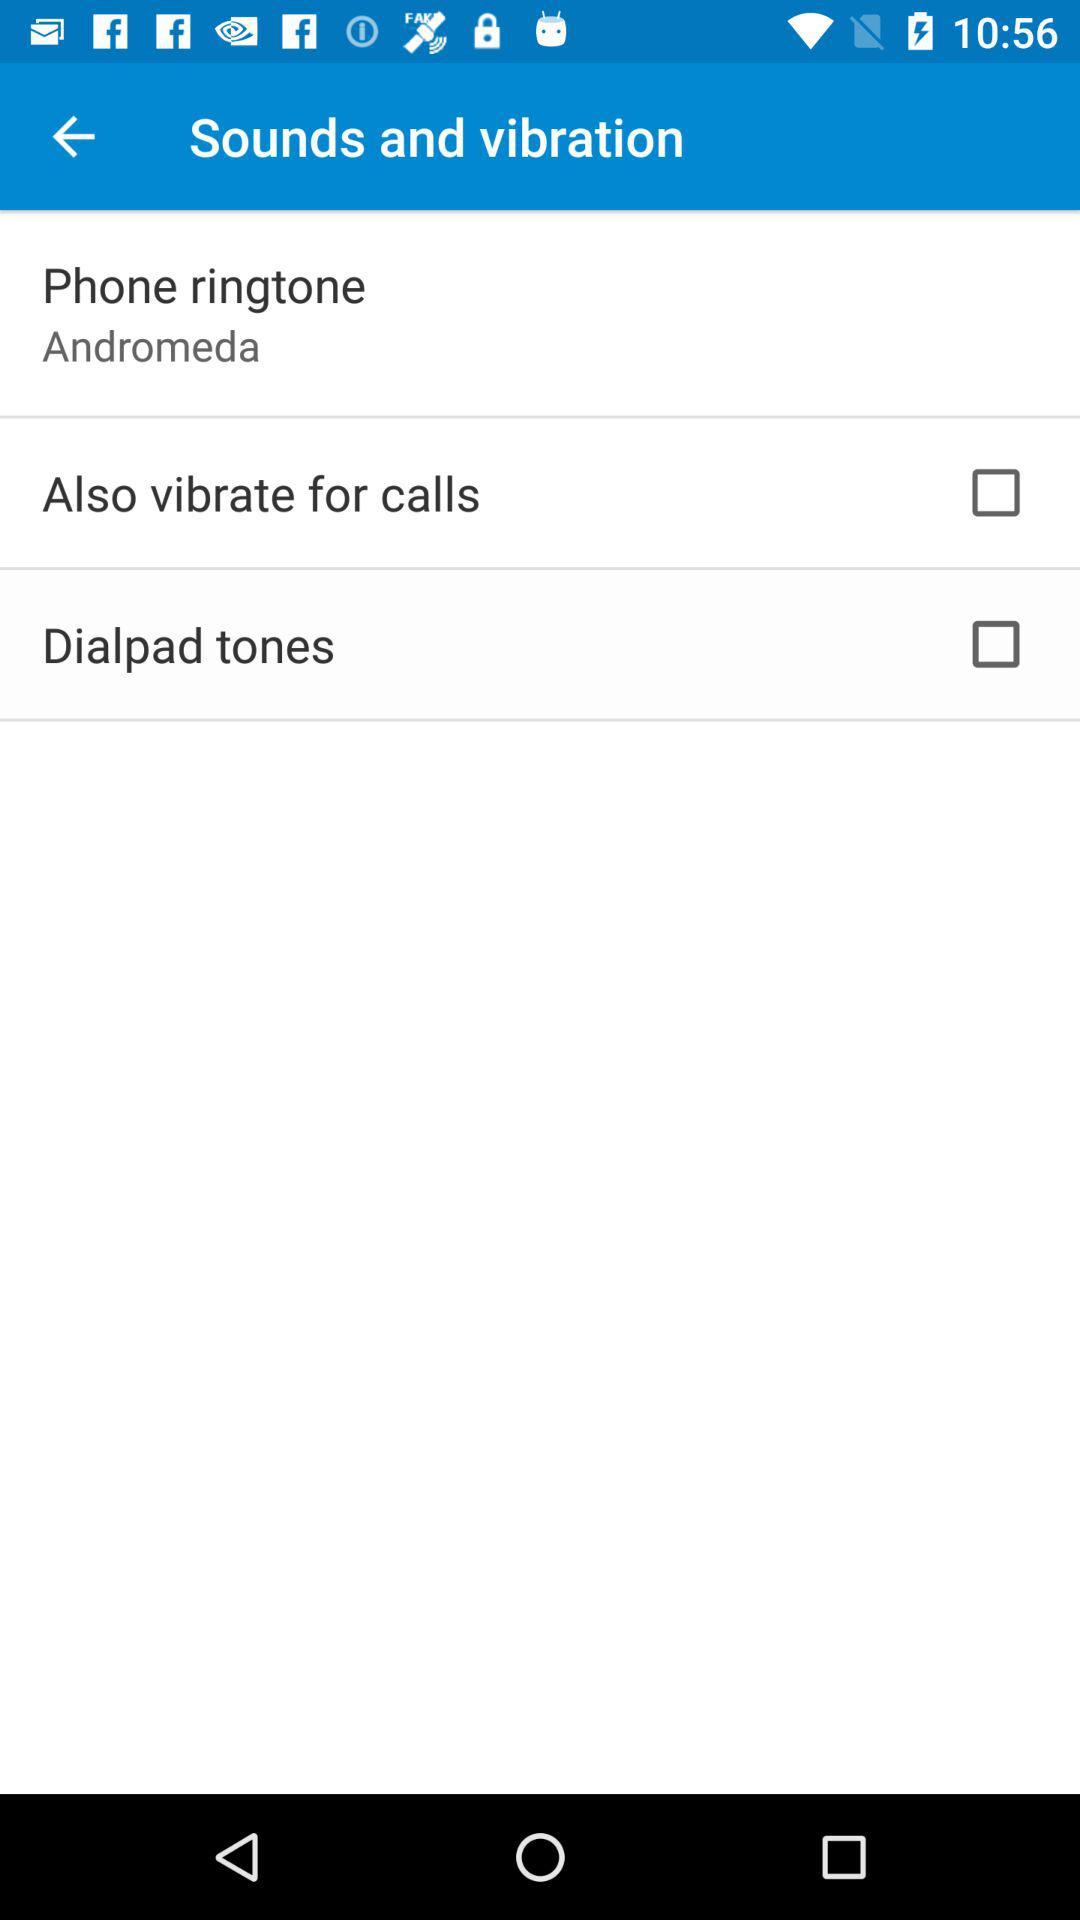 This screenshot has width=1080, height=1920. What do you see at coordinates (260, 492) in the screenshot?
I see `also vibrate for app` at bounding box center [260, 492].